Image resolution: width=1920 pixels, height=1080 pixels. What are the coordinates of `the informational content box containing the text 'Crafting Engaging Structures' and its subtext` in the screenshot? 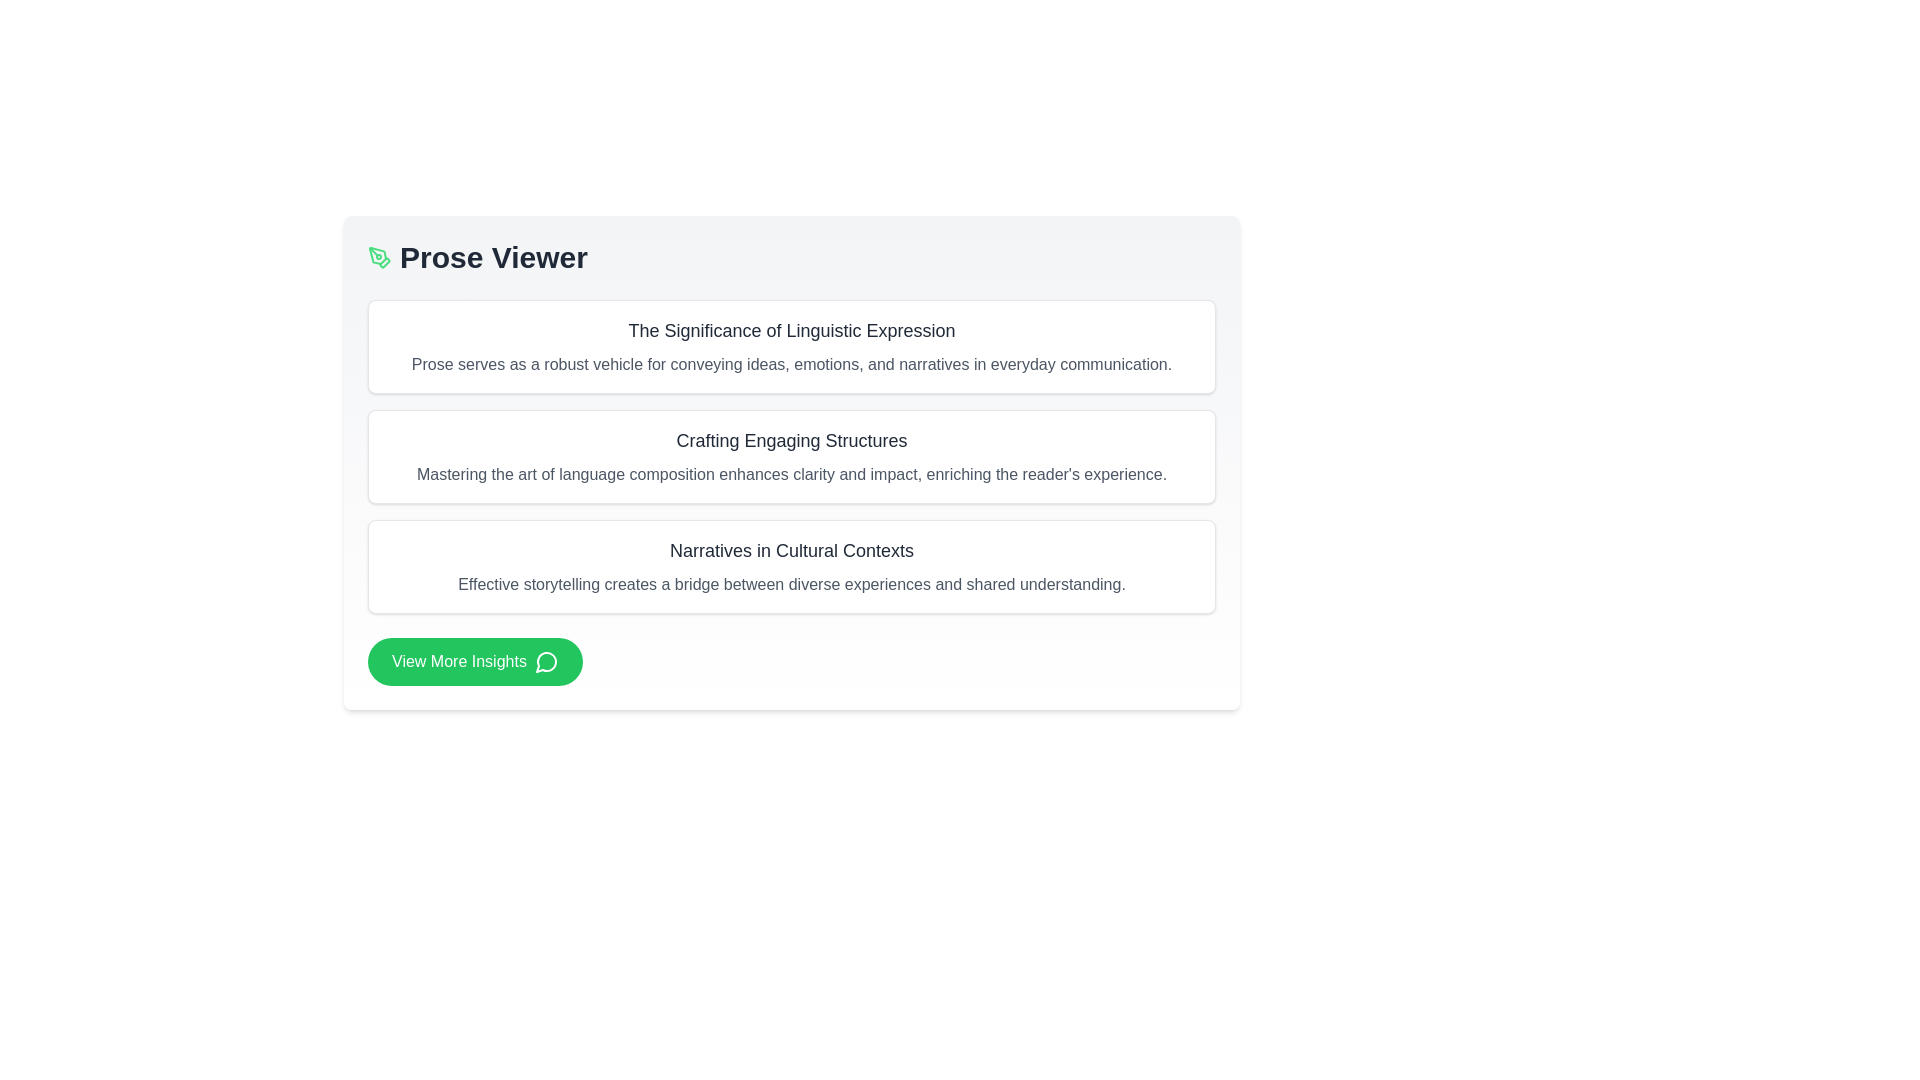 It's located at (791, 462).